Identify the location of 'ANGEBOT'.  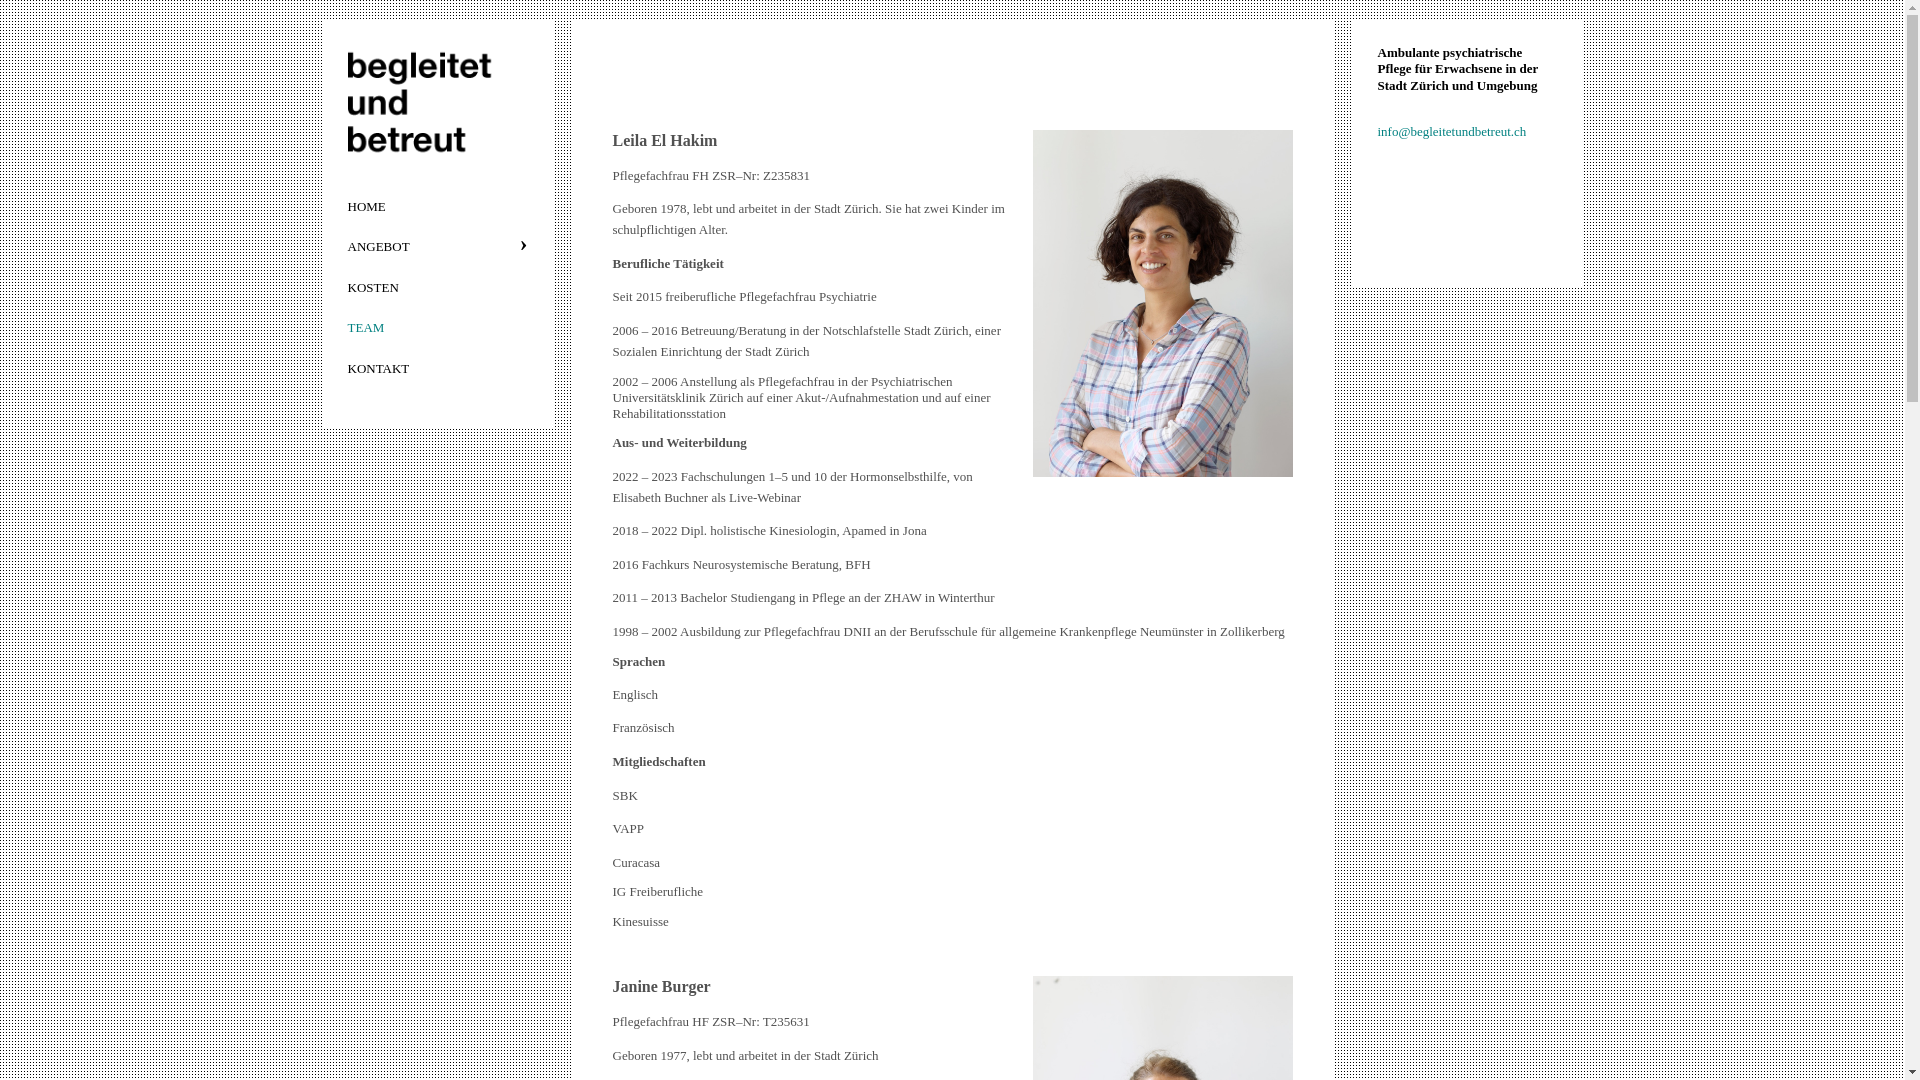
(435, 245).